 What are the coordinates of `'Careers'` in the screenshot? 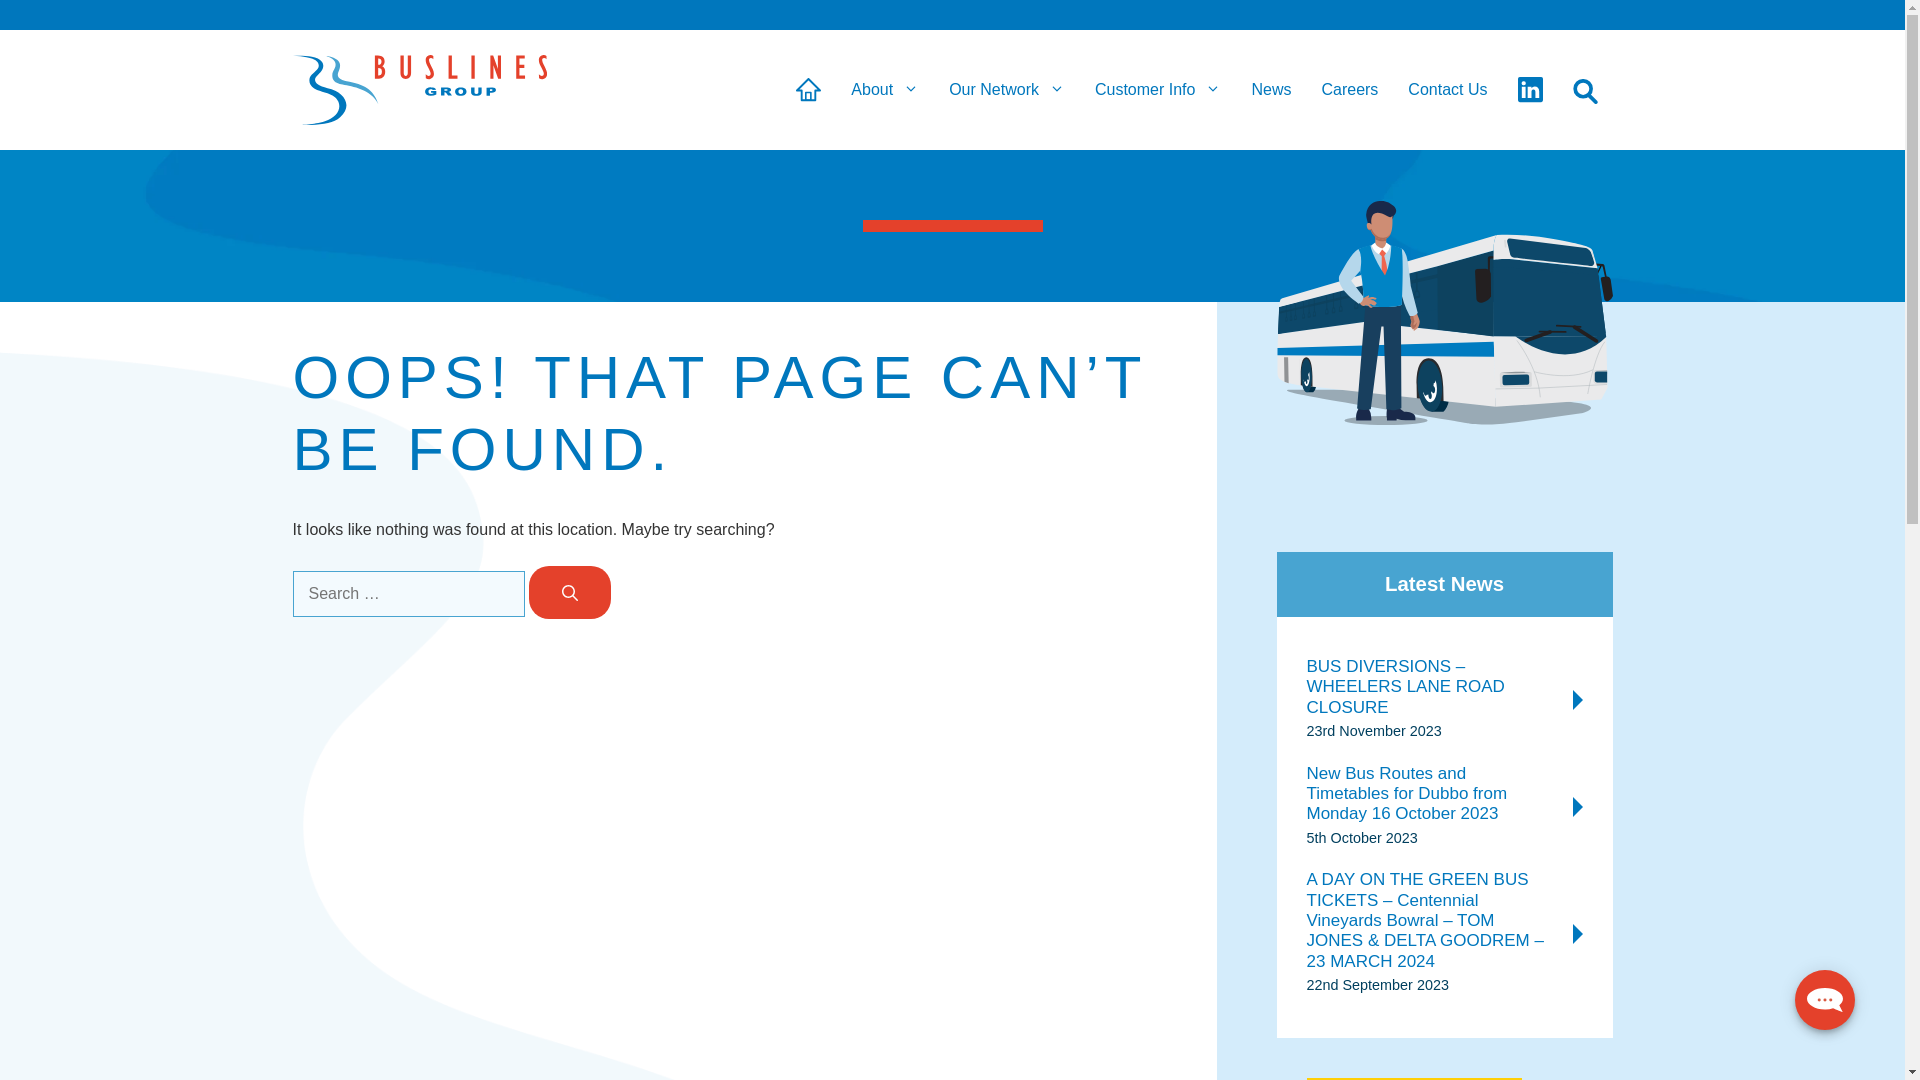 It's located at (1349, 88).